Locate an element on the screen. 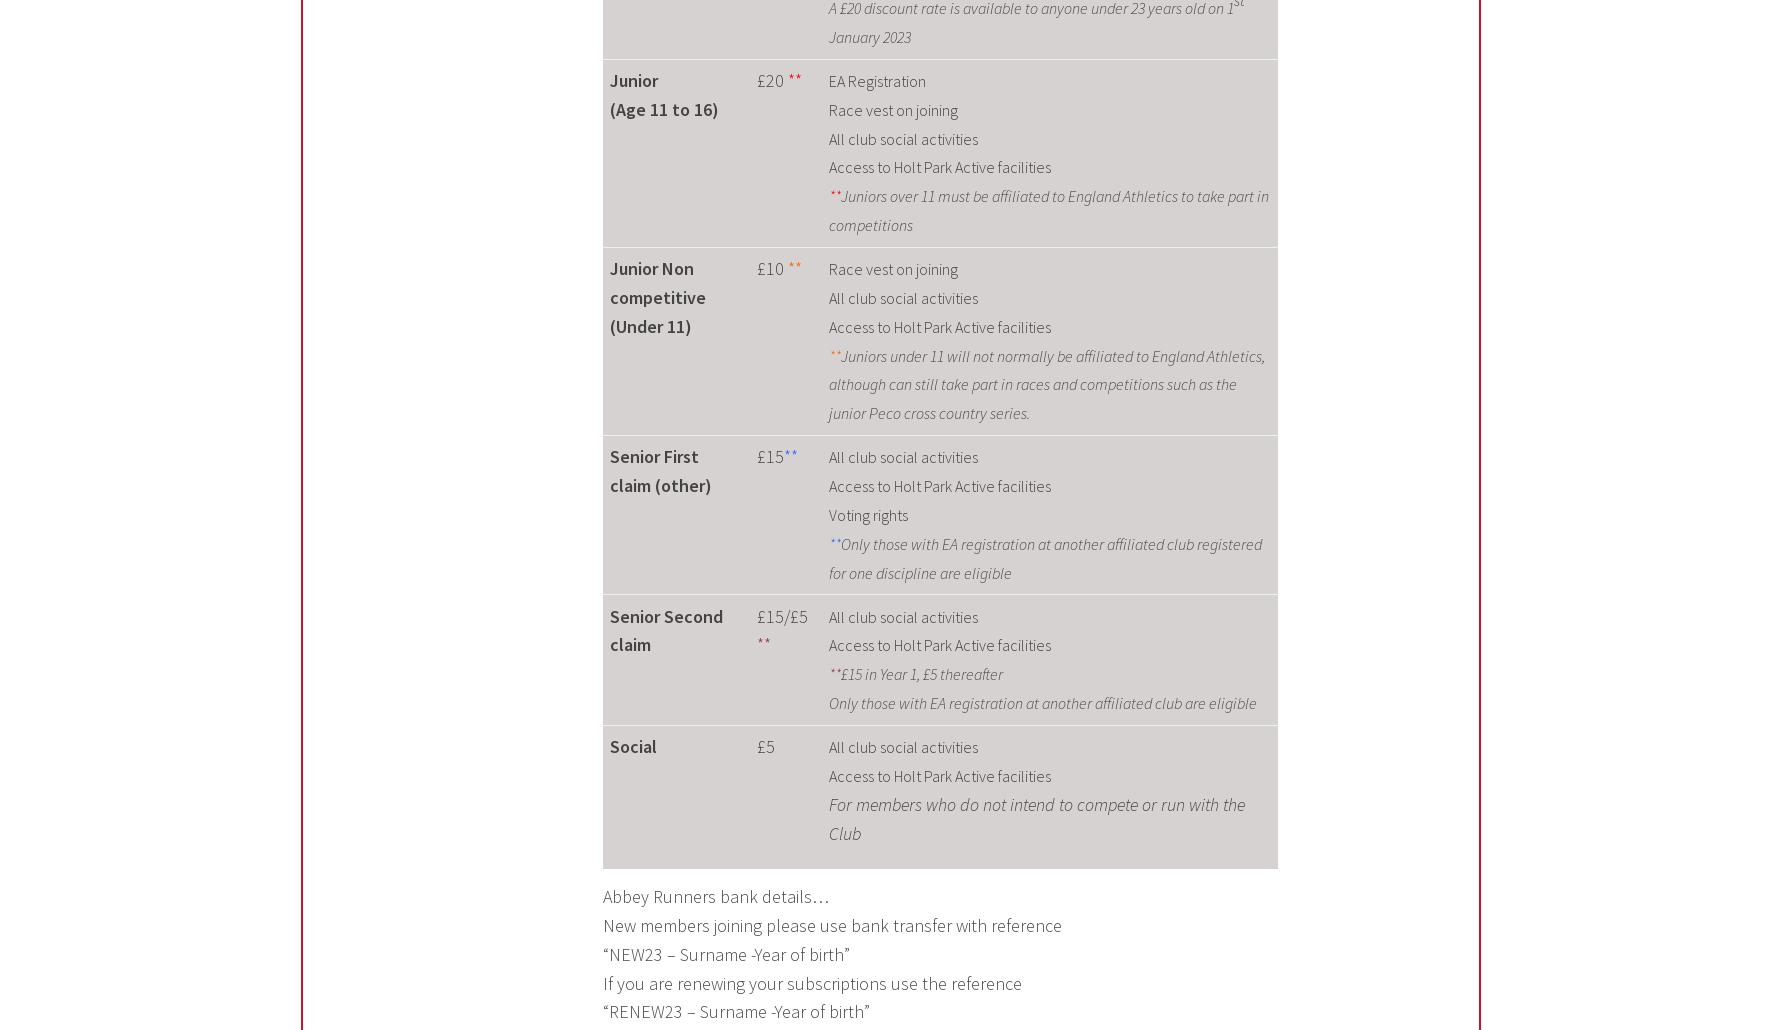  '£15' is located at coordinates (769, 455).